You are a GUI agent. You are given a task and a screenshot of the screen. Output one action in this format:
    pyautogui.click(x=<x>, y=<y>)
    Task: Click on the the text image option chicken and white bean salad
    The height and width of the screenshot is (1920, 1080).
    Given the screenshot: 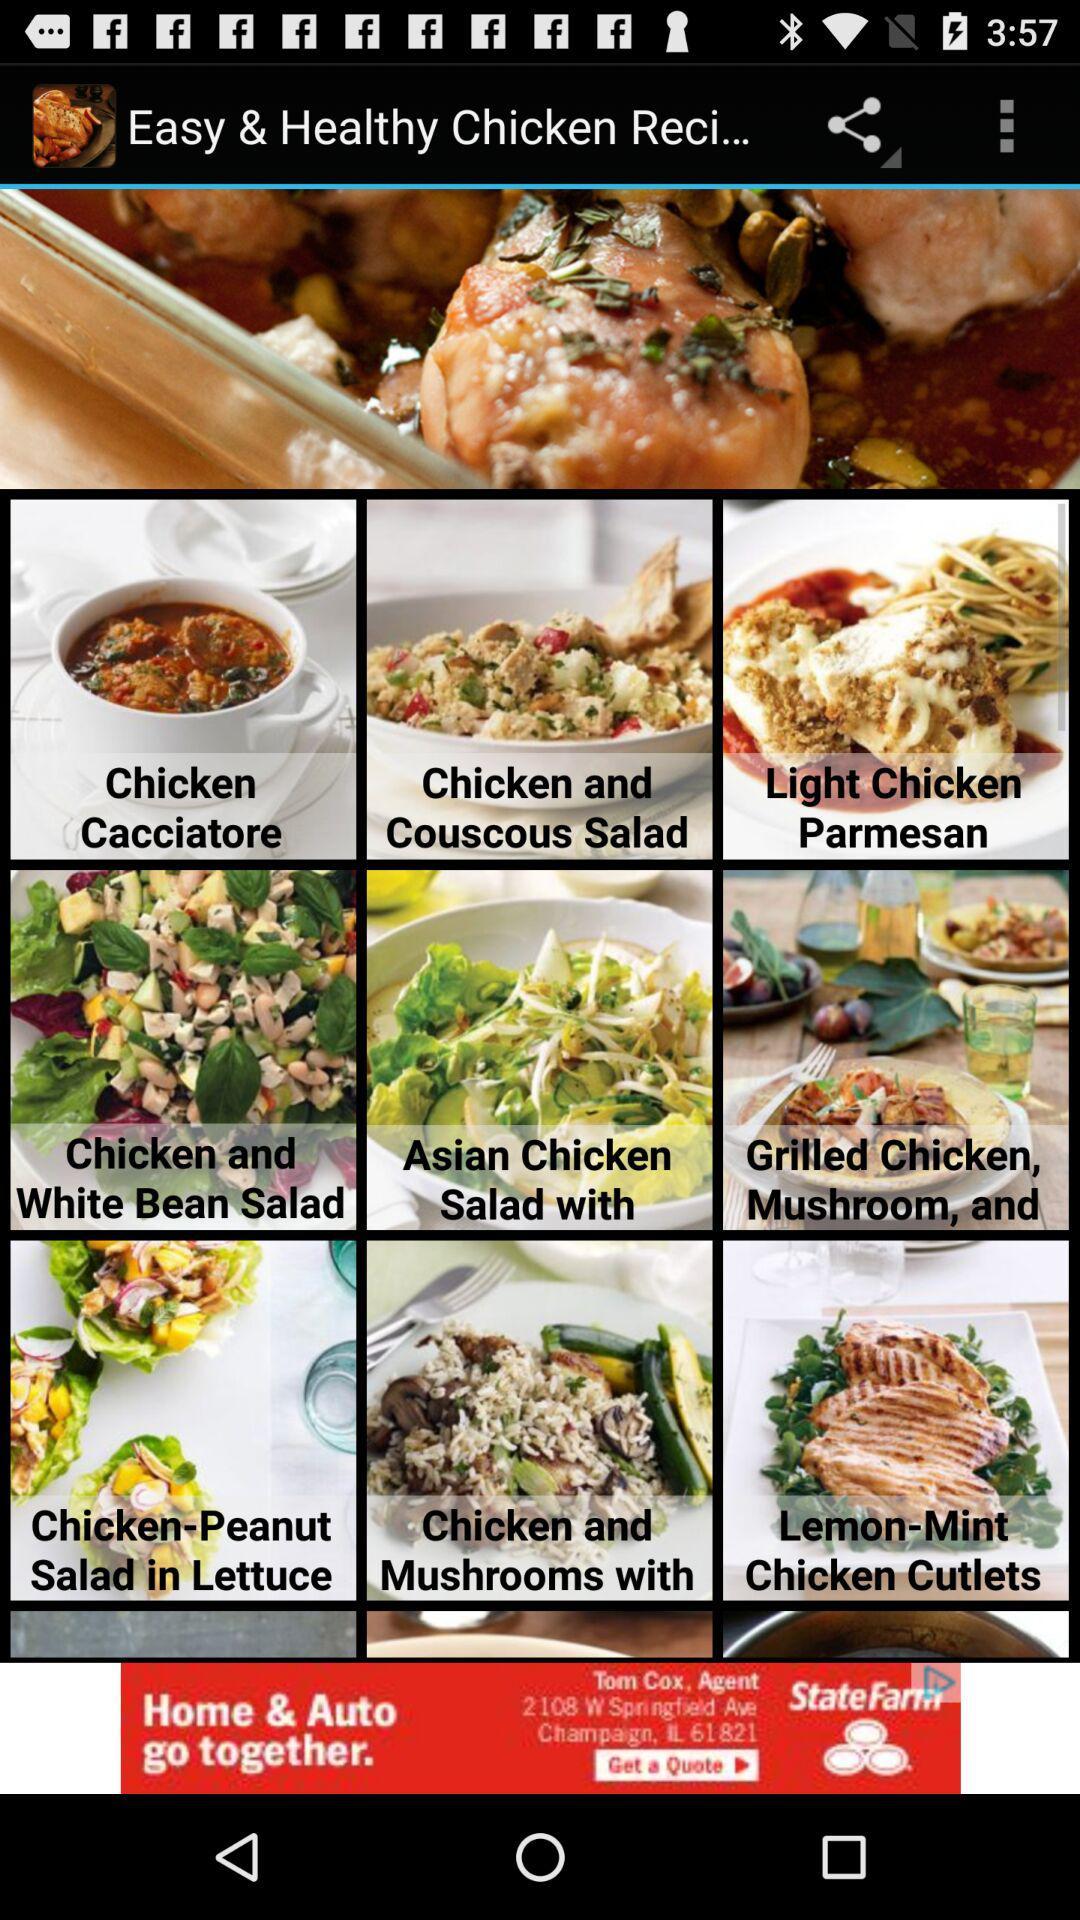 What is the action you would take?
    pyautogui.click(x=183, y=1049)
    